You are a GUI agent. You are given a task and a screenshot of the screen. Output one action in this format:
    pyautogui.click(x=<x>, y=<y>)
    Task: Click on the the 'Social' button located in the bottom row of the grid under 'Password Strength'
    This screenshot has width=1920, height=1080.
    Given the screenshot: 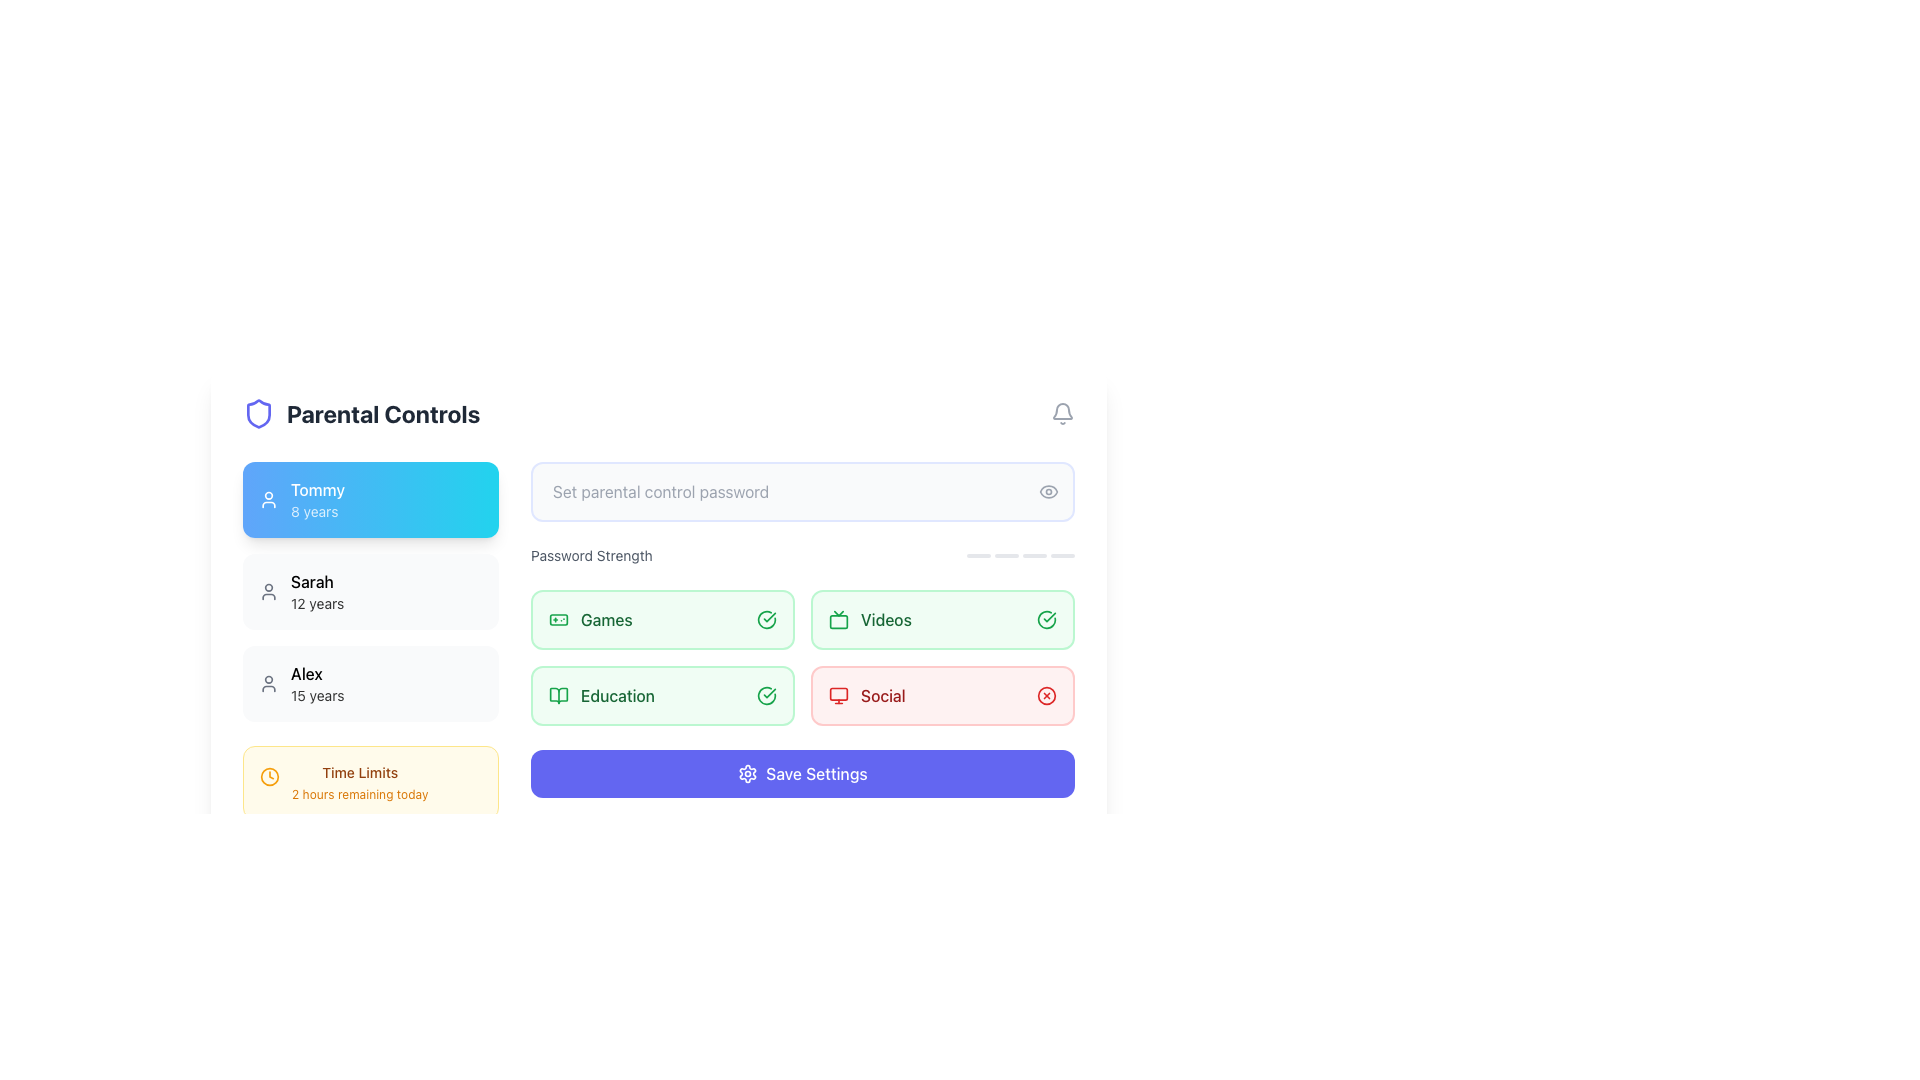 What is the action you would take?
    pyautogui.click(x=941, y=694)
    